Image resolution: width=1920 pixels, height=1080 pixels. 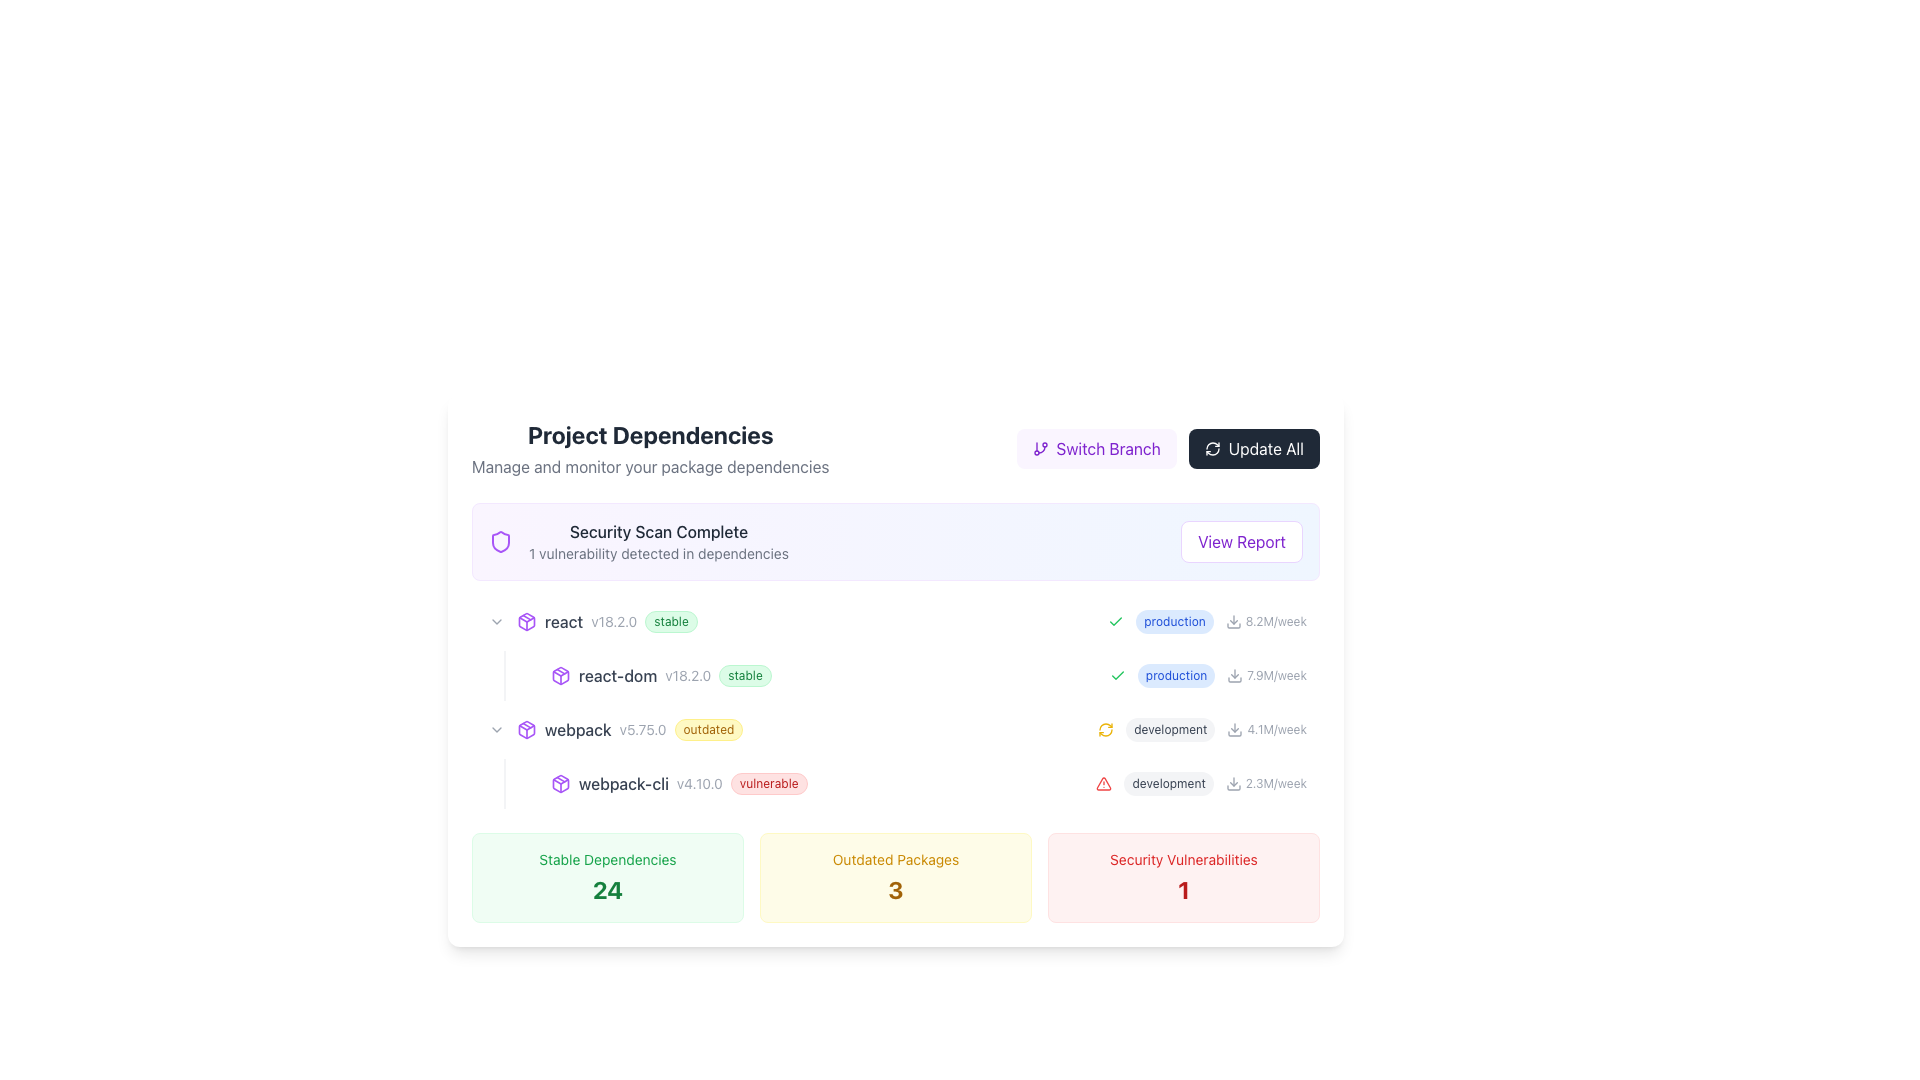 I want to click on the visual representation of the download icon, which features a downward-pointing arrow into a horizontal line, located adjacent to the text '4.1M/week', so click(x=1234, y=729).